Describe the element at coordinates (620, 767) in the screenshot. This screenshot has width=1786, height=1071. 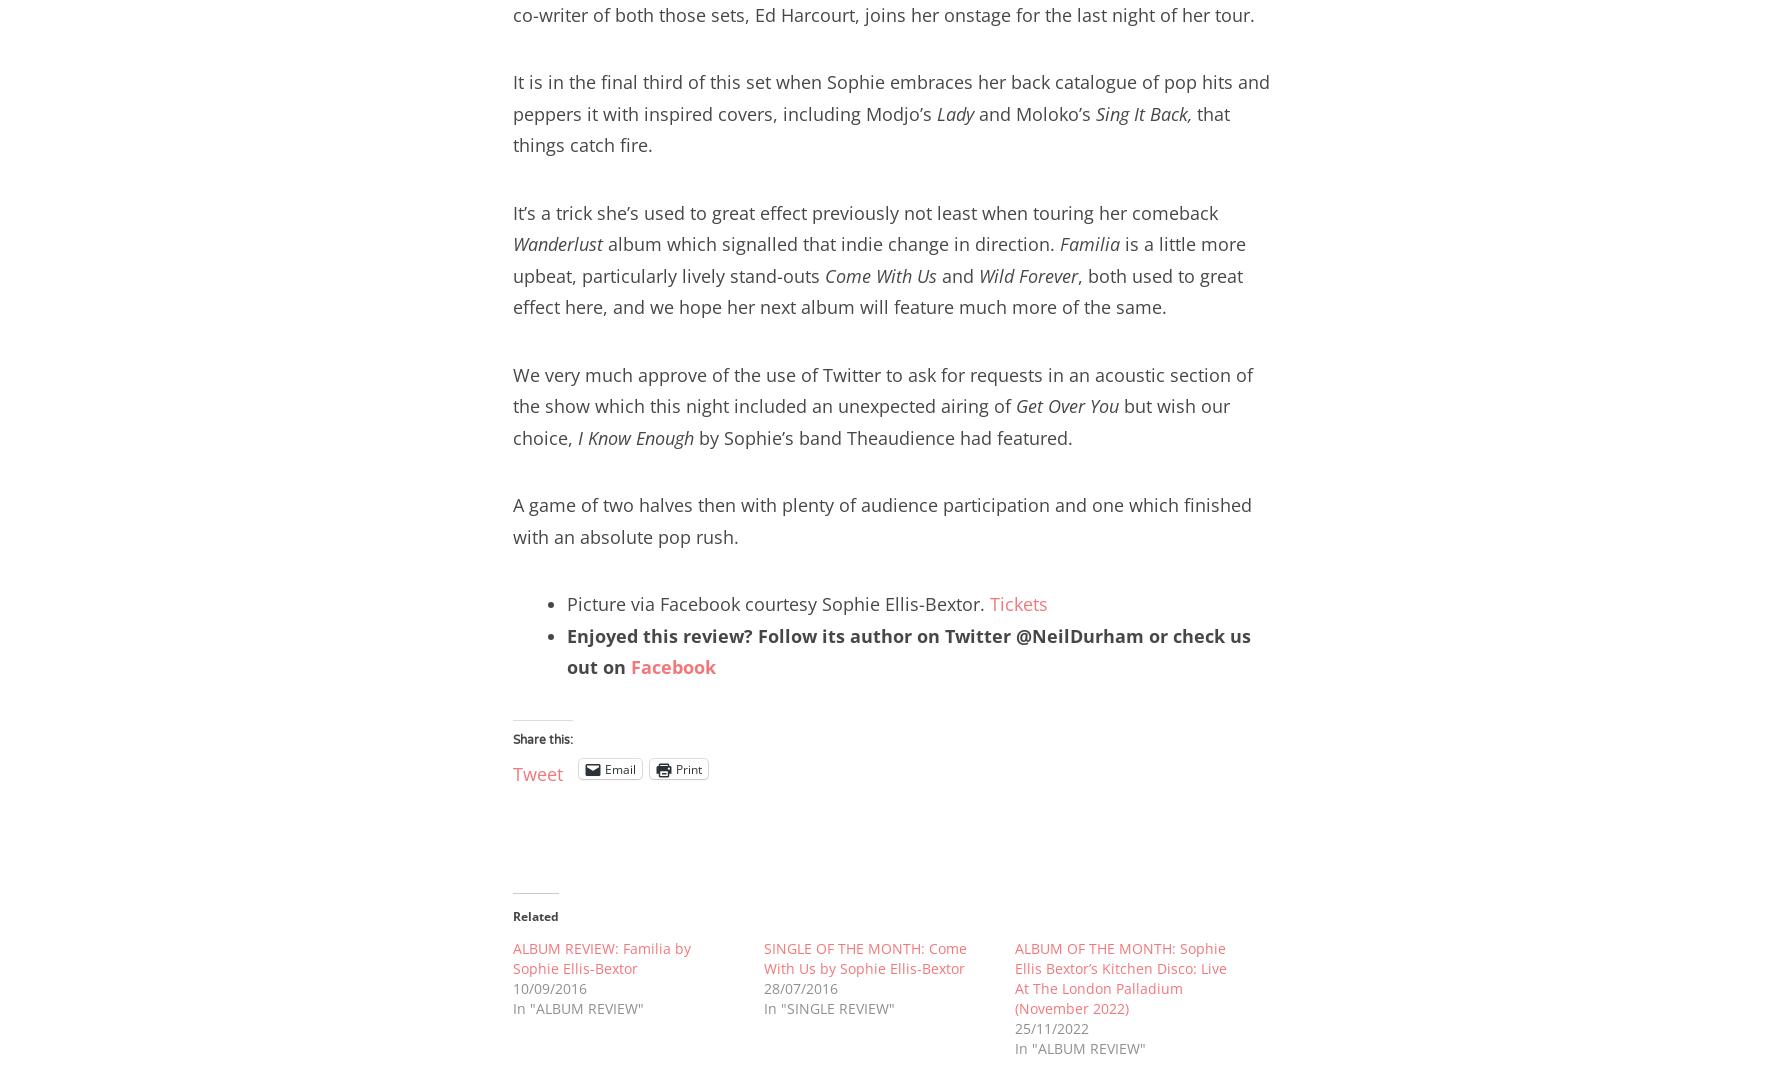
I see `'Email'` at that location.